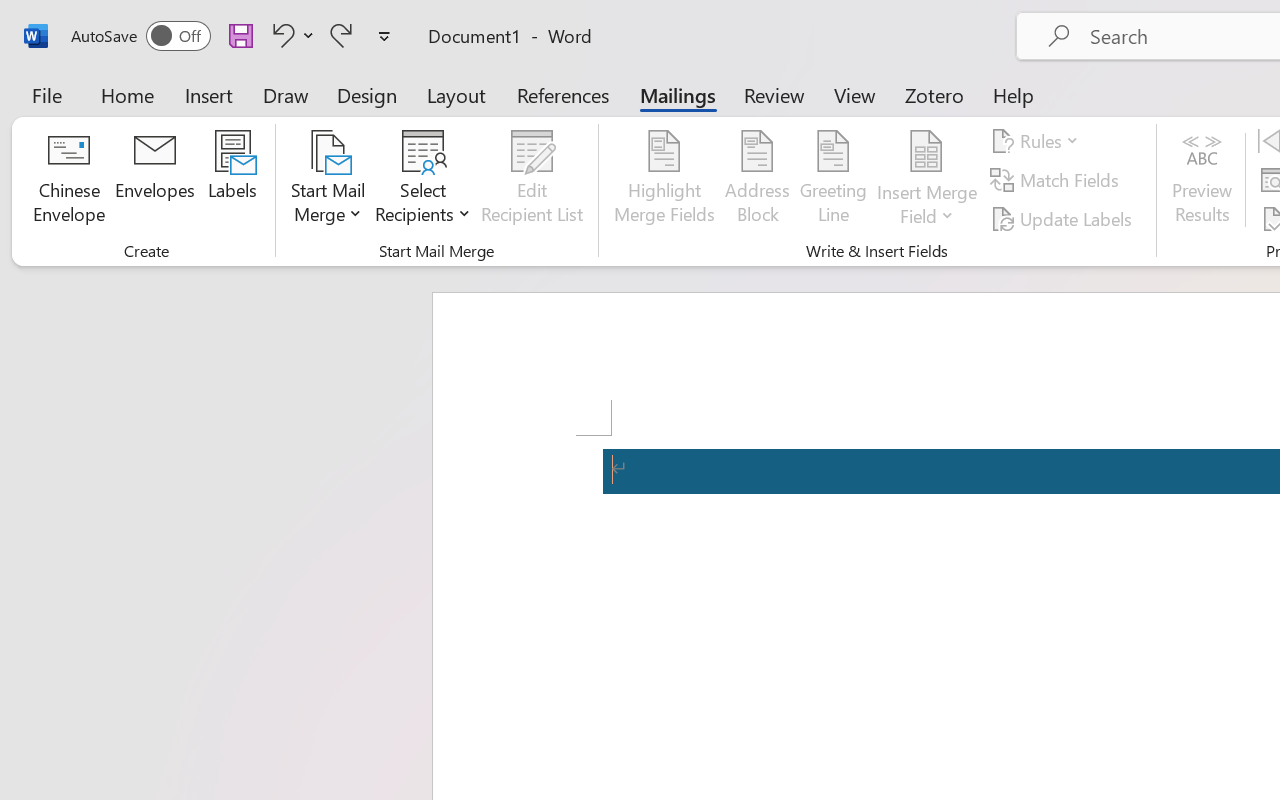  What do you see at coordinates (422, 179) in the screenshot?
I see `'Select Recipients'` at bounding box center [422, 179].